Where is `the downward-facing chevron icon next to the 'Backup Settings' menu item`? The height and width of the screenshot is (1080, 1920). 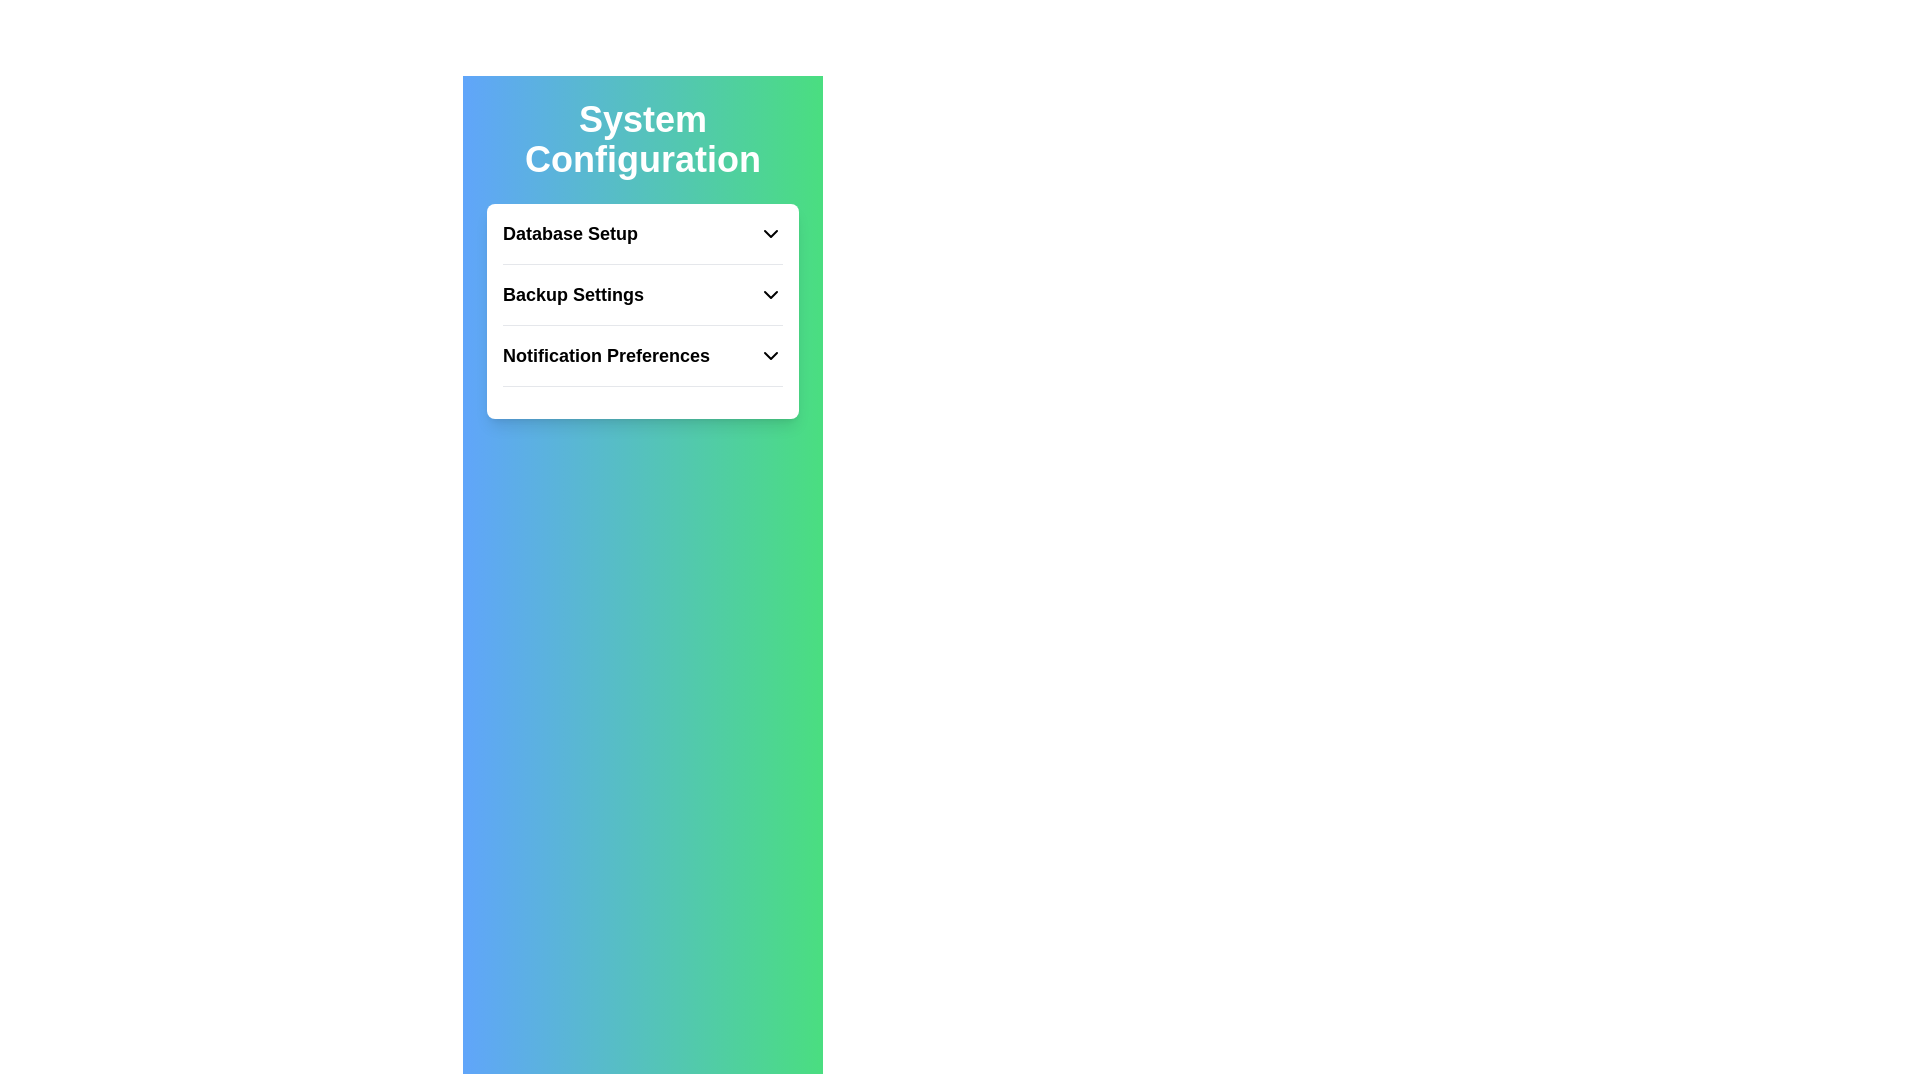
the downward-facing chevron icon next to the 'Backup Settings' menu item is located at coordinates (770, 294).